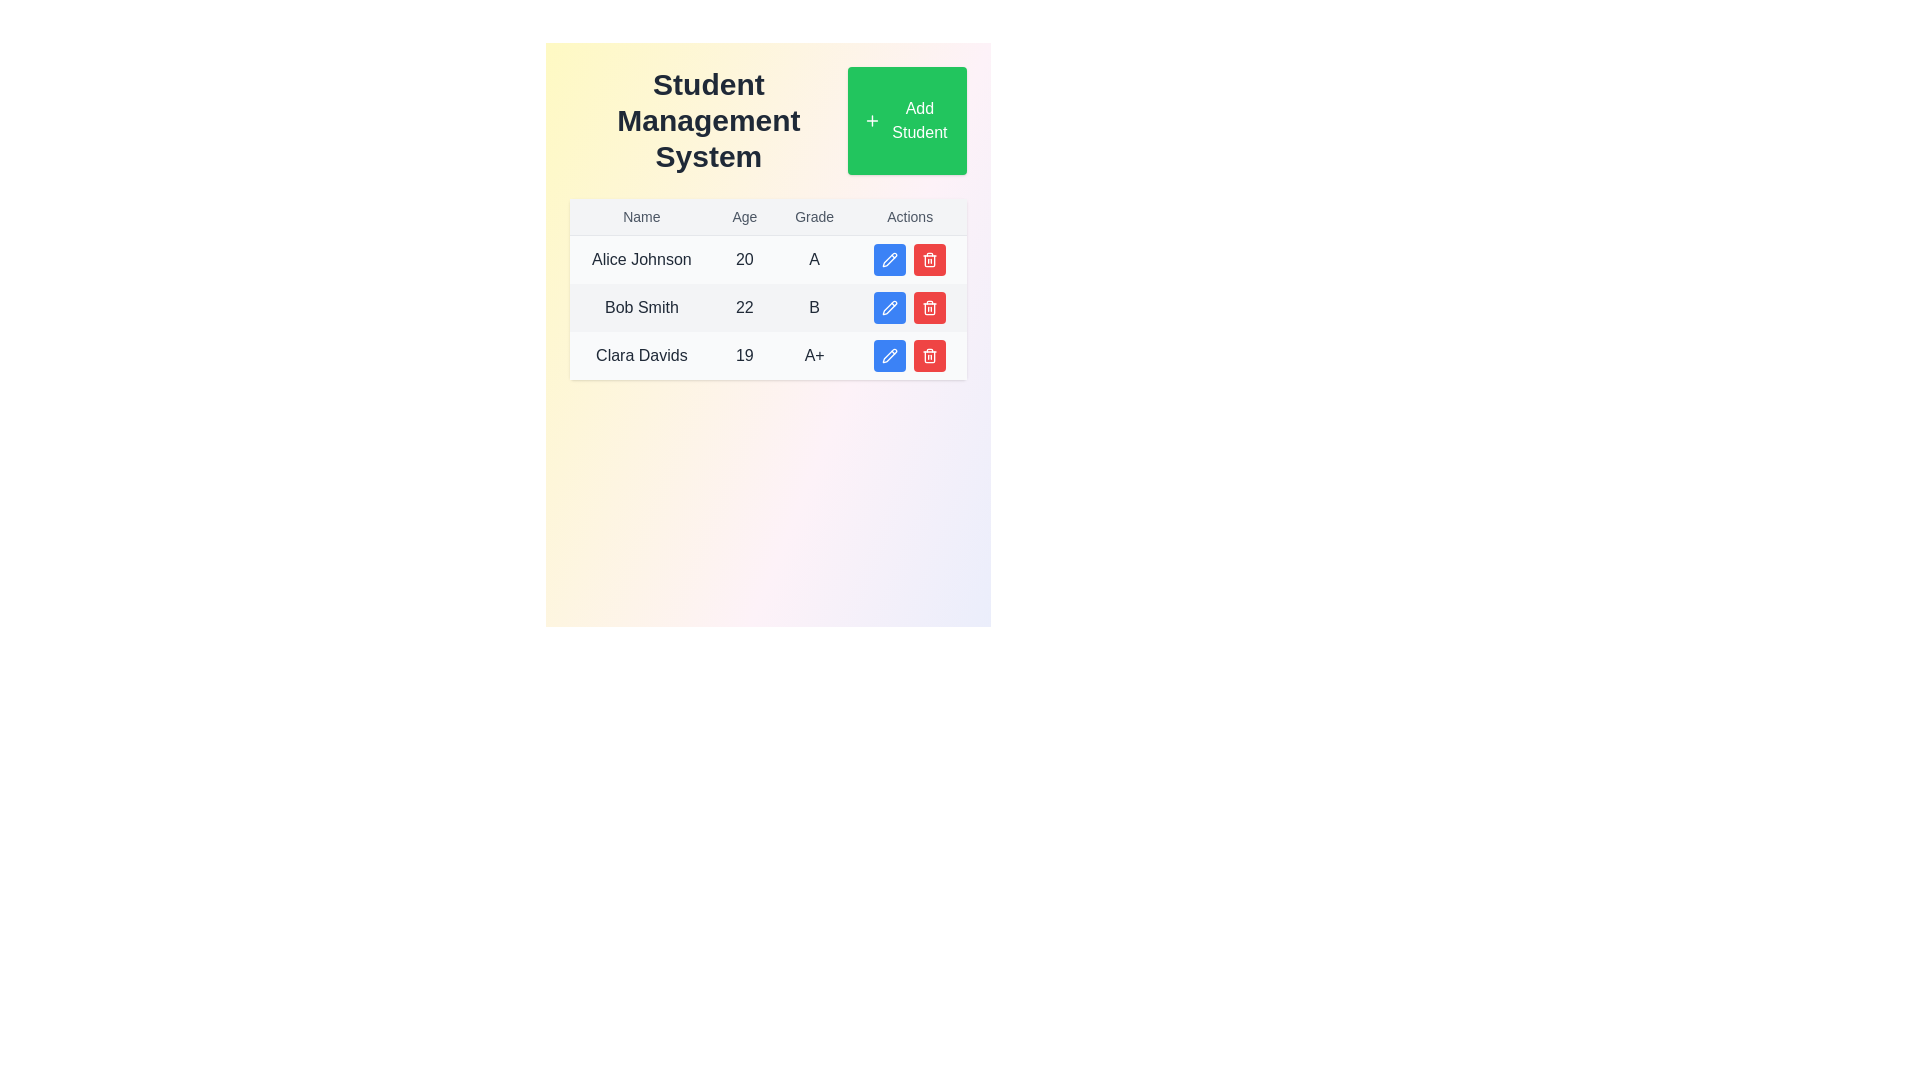  Describe the element at coordinates (906, 120) in the screenshot. I see `the green 'Add Student' button with a plus sign icon located at the top-right corner of the interface, adjacent to the 'Student Management System' heading` at that location.